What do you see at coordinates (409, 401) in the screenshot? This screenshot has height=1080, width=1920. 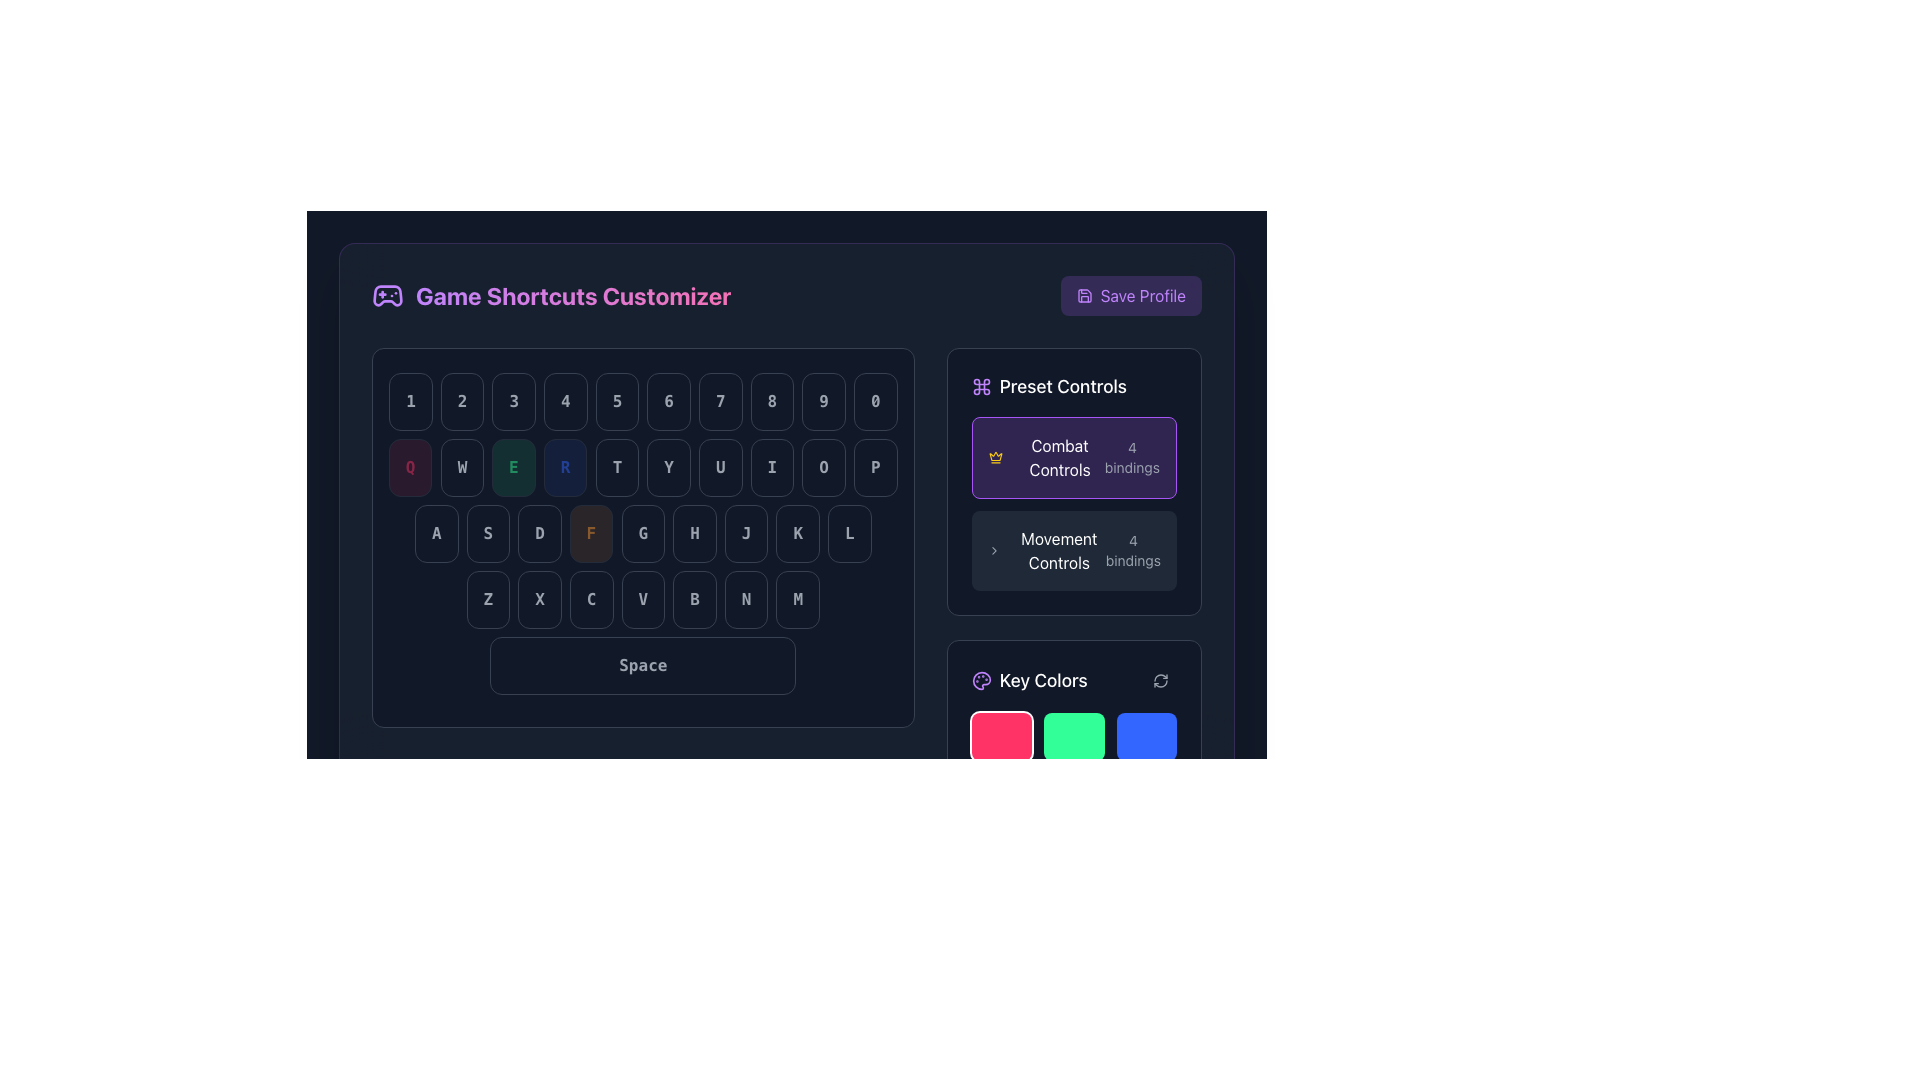 I see `the first button in the horizontal layout that has a dark background and displays the character '1'` at bounding box center [409, 401].